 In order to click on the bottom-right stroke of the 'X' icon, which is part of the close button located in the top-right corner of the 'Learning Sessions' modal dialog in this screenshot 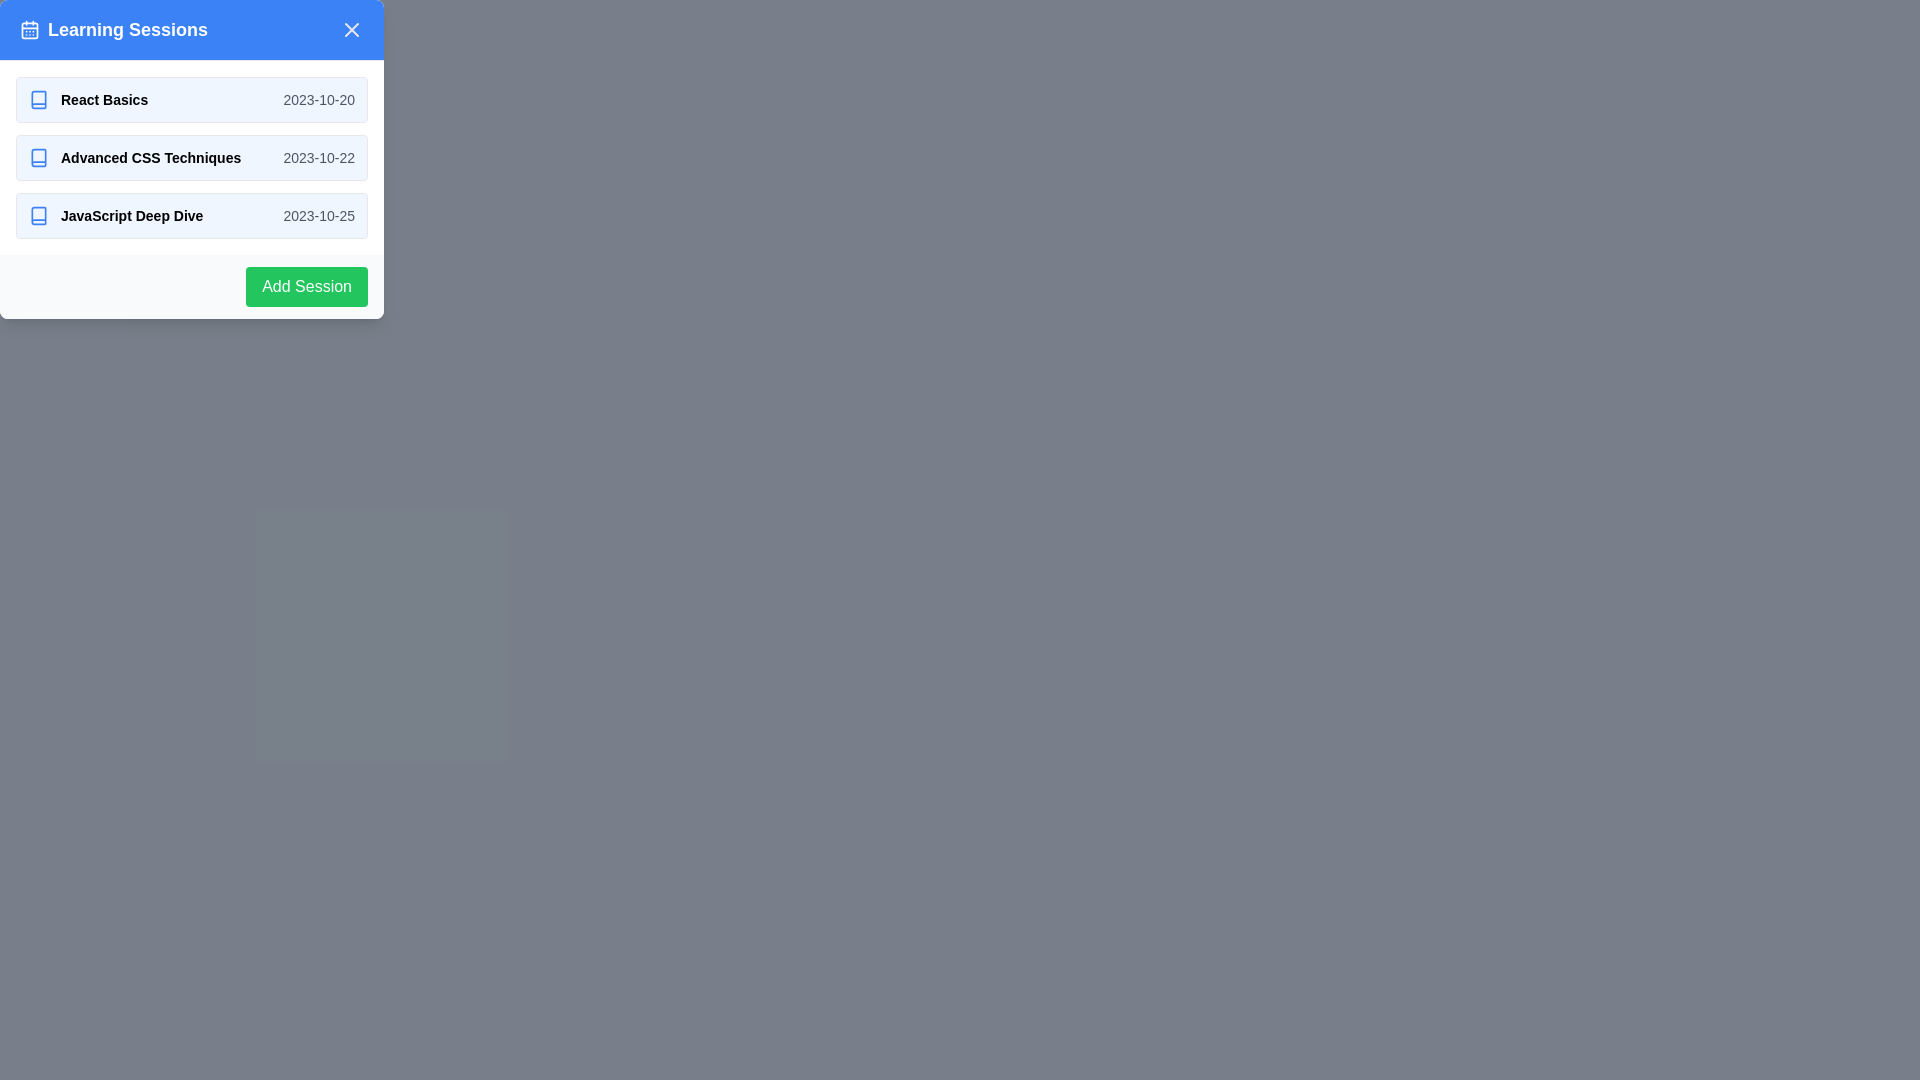, I will do `click(351, 30)`.